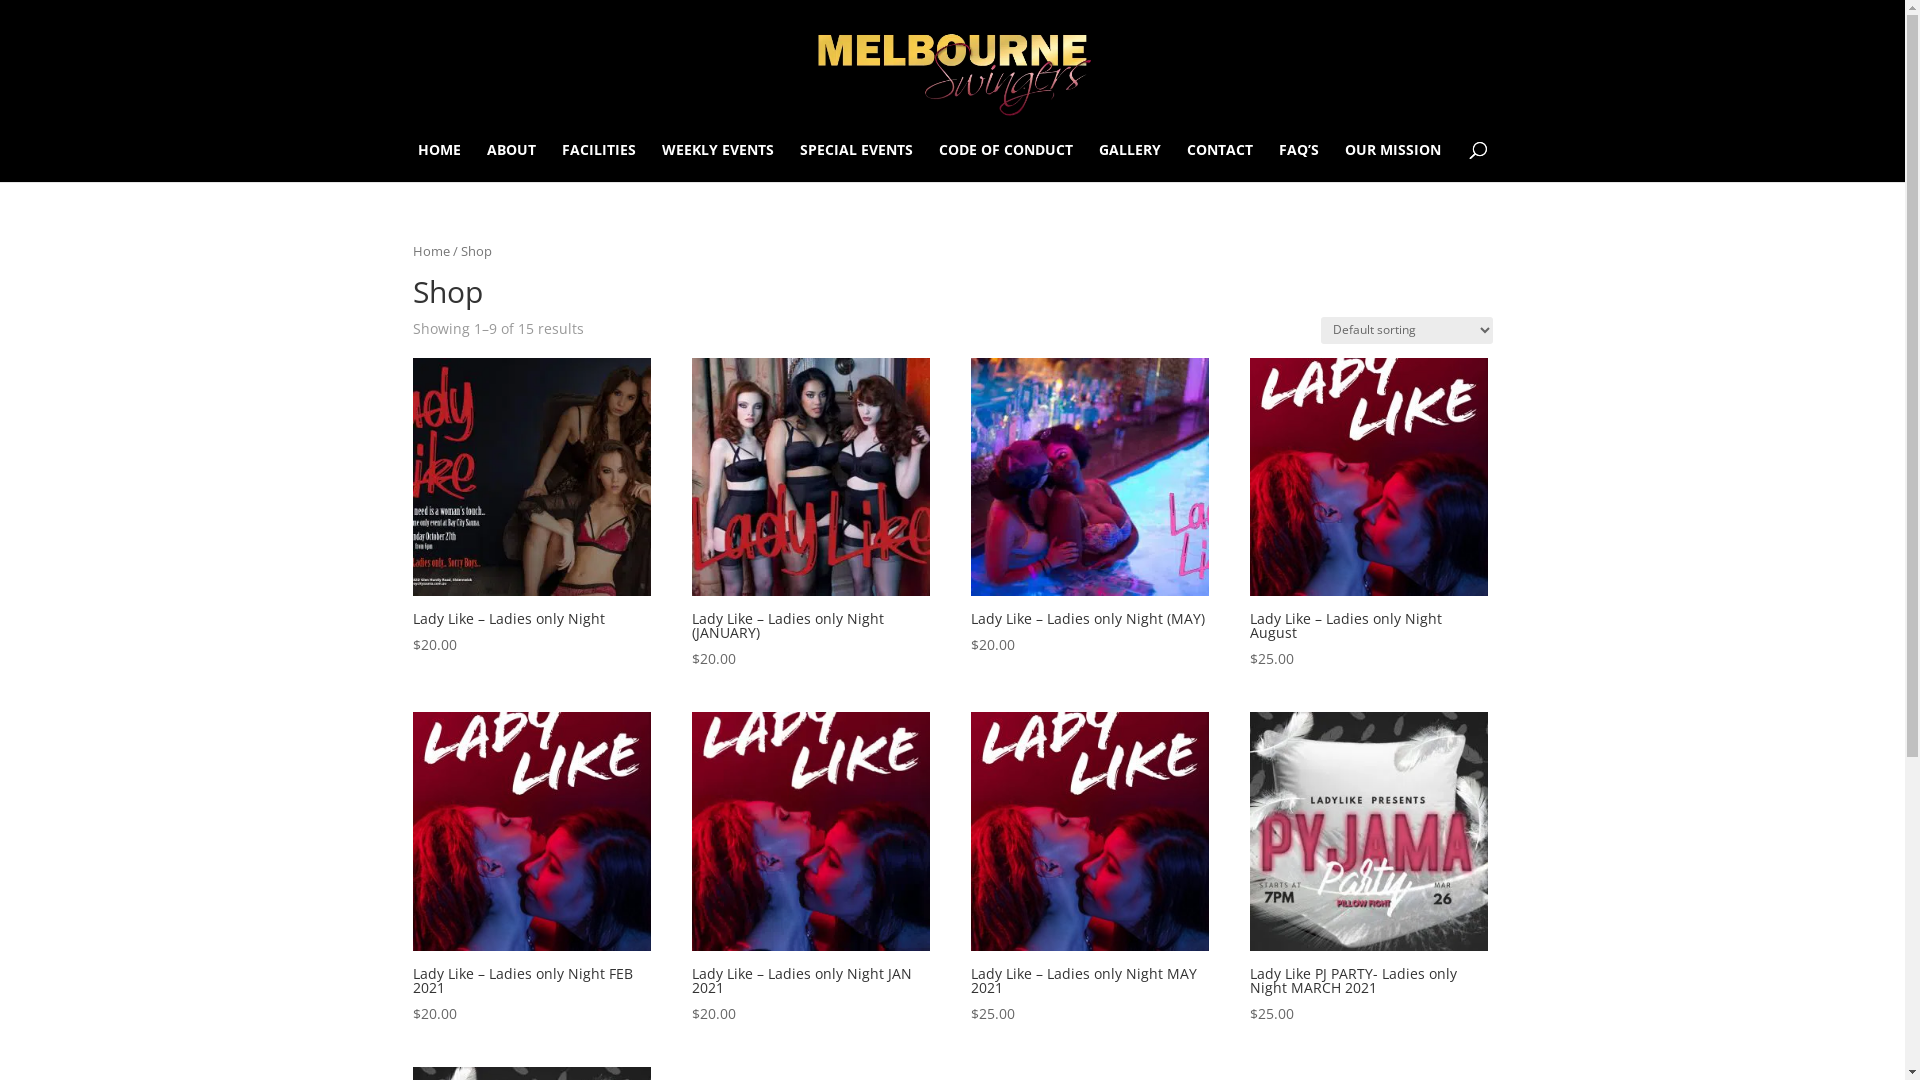 The height and width of the screenshot is (1080, 1920). What do you see at coordinates (438, 161) in the screenshot?
I see `'HOME'` at bounding box center [438, 161].